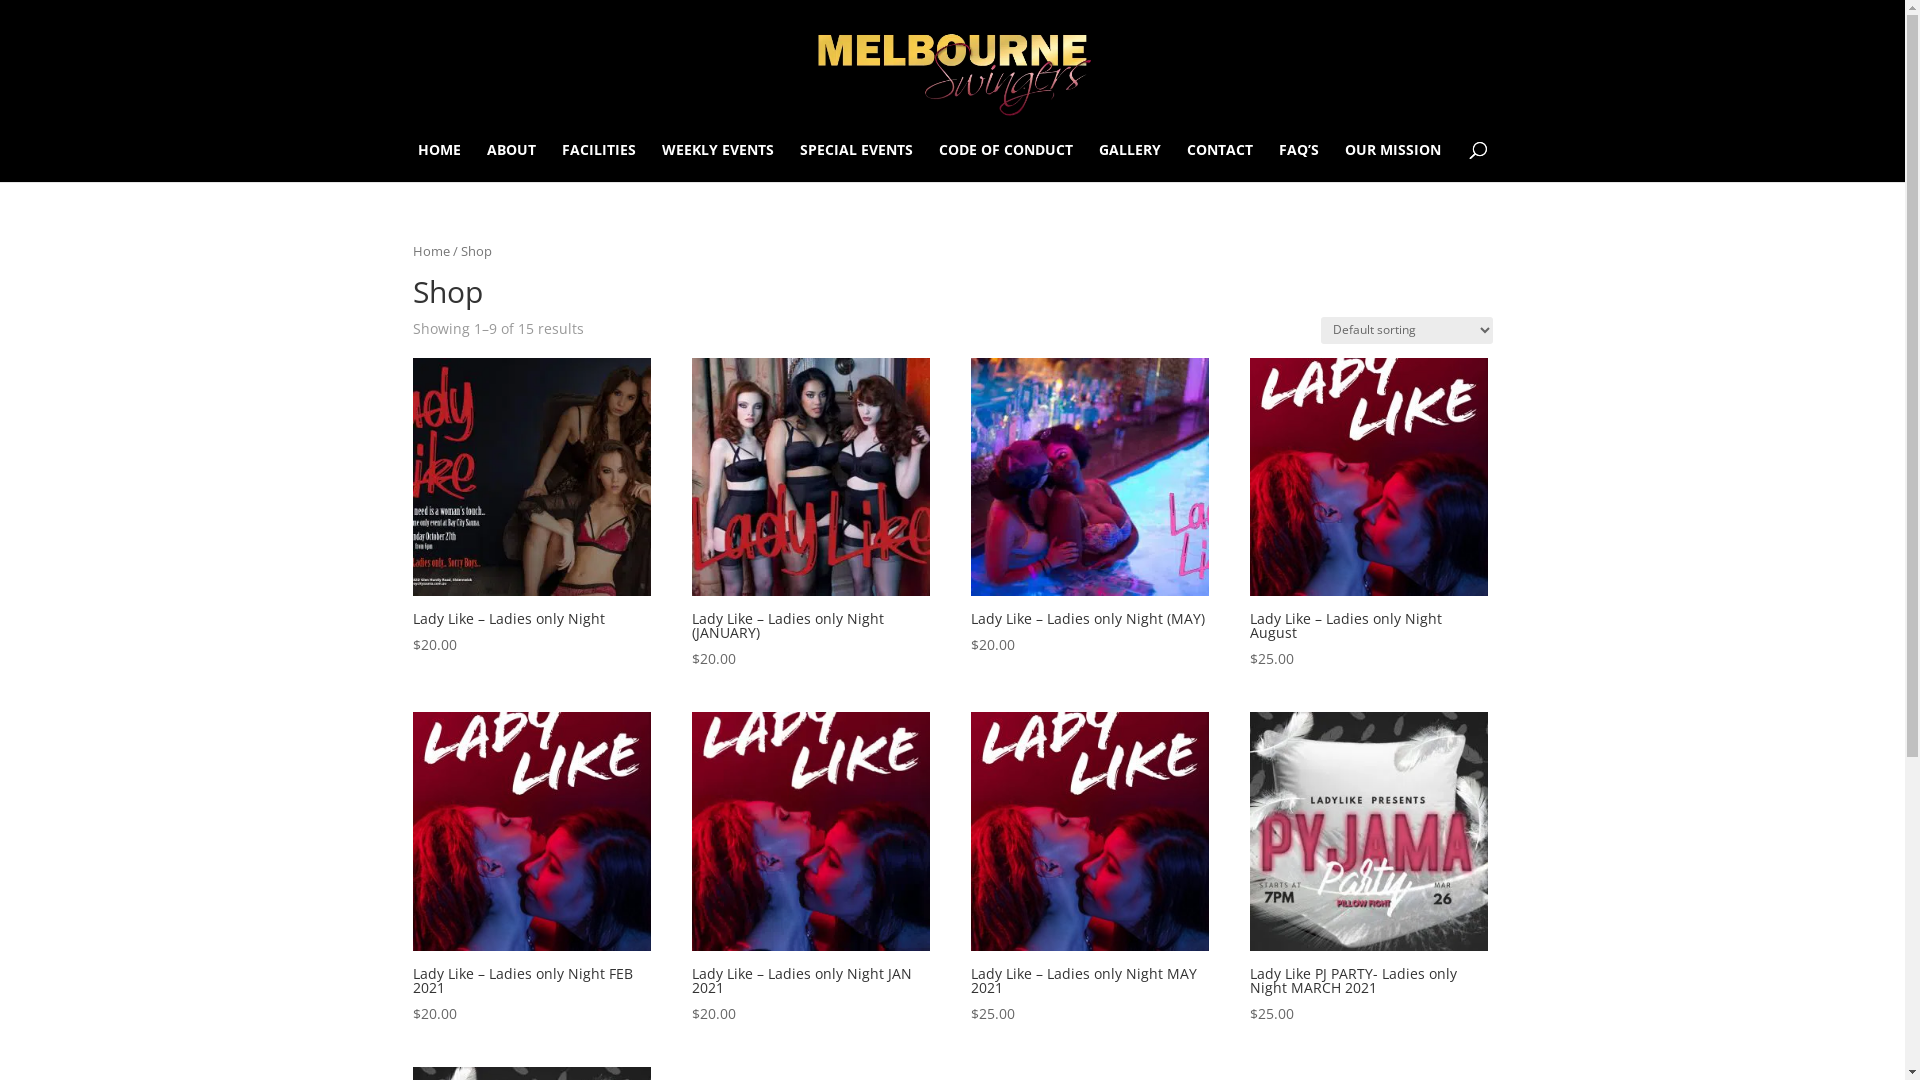 The height and width of the screenshot is (1080, 1920). What do you see at coordinates (438, 161) in the screenshot?
I see `'HOME'` at bounding box center [438, 161].